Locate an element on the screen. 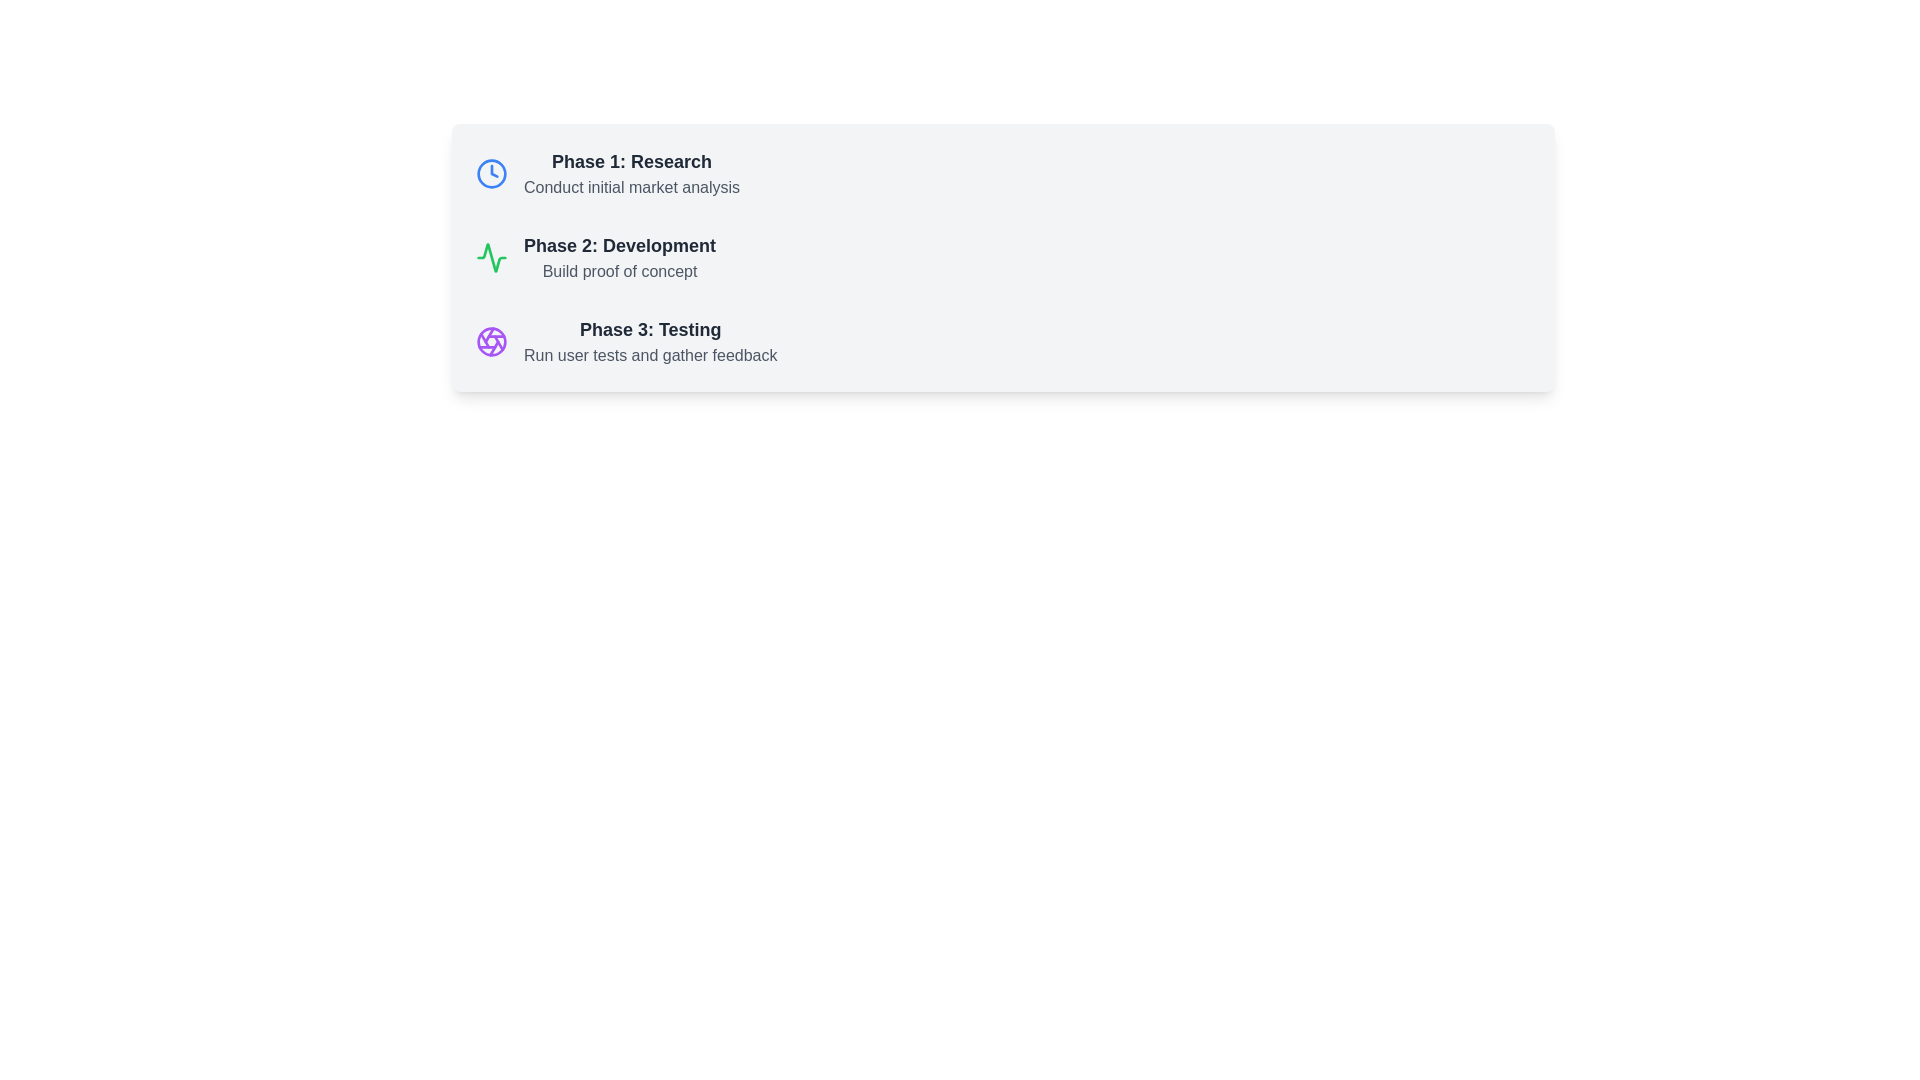 Image resolution: width=1920 pixels, height=1080 pixels. the Text Label that serves as the section label for the third phase in the sequence of items is located at coordinates (650, 329).